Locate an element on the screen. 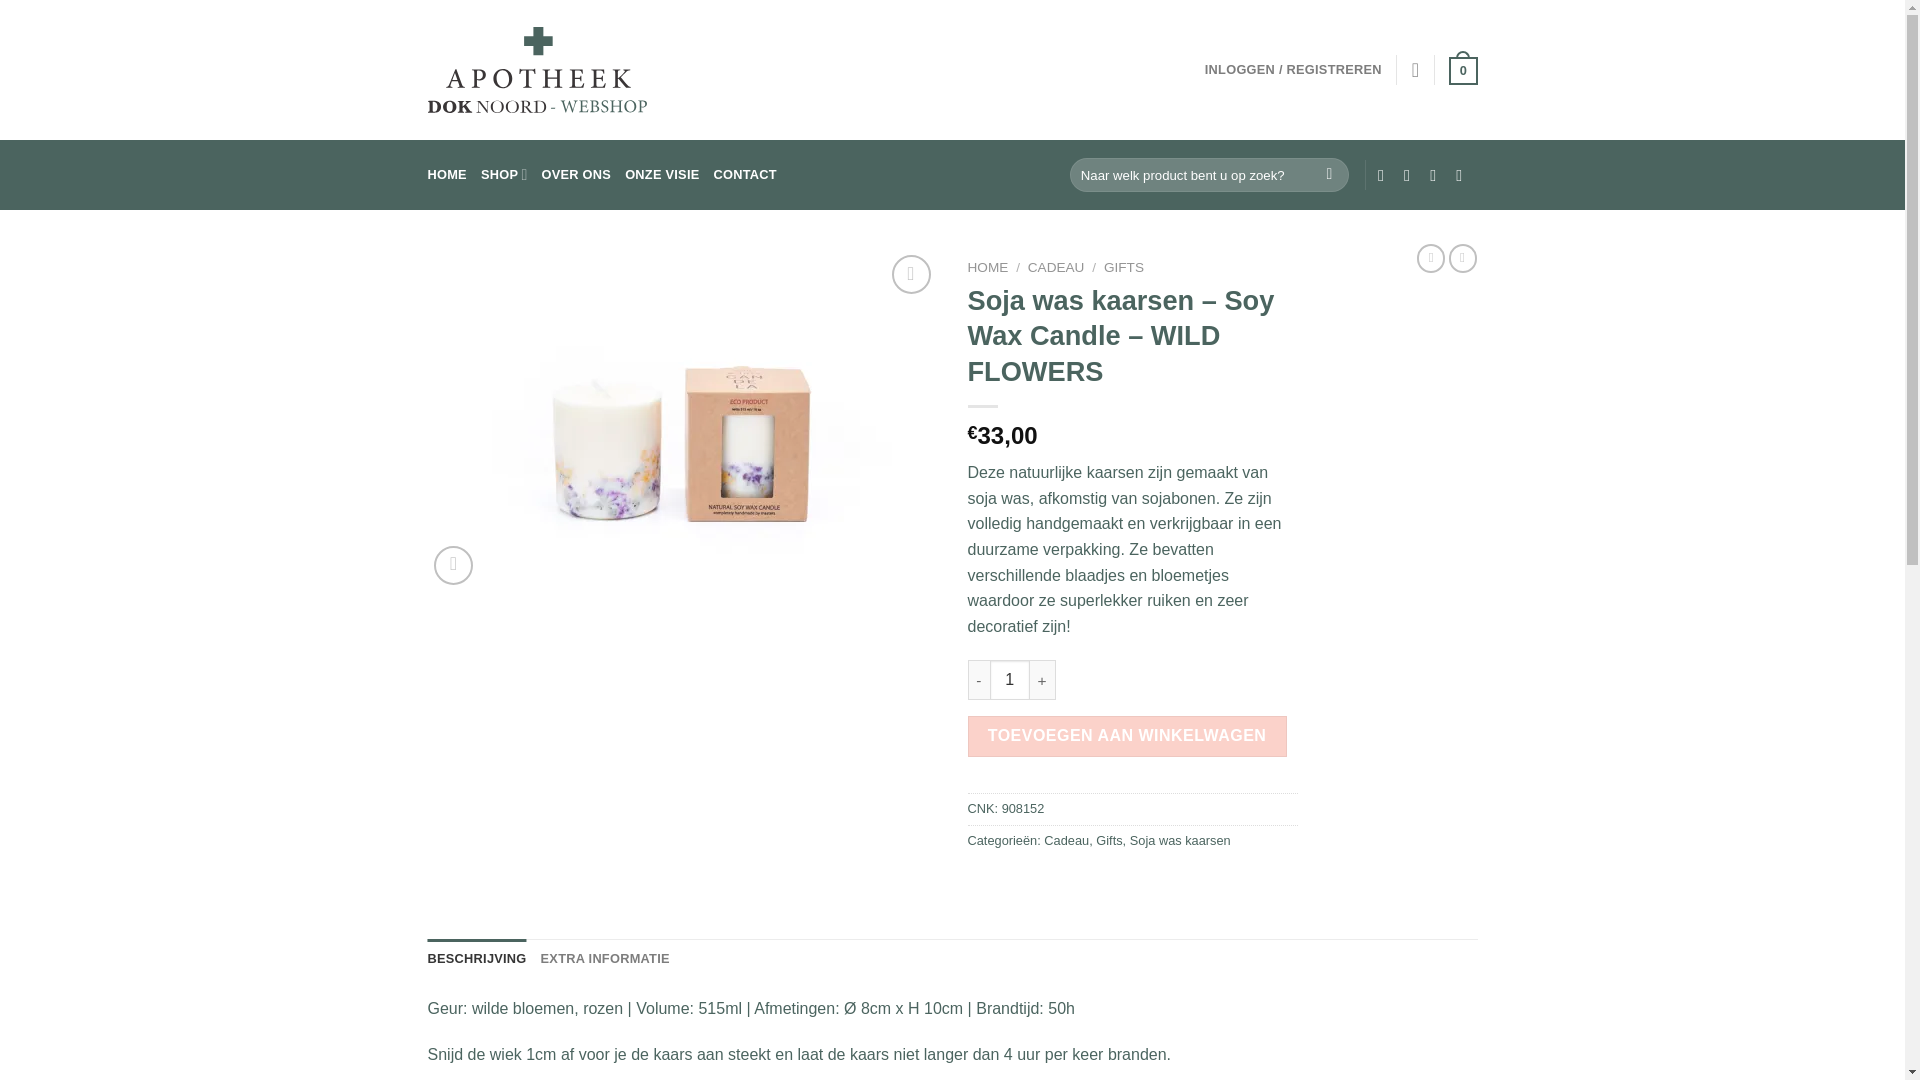 The width and height of the screenshot is (1920, 1080). 'Zoeken' is located at coordinates (1329, 173).